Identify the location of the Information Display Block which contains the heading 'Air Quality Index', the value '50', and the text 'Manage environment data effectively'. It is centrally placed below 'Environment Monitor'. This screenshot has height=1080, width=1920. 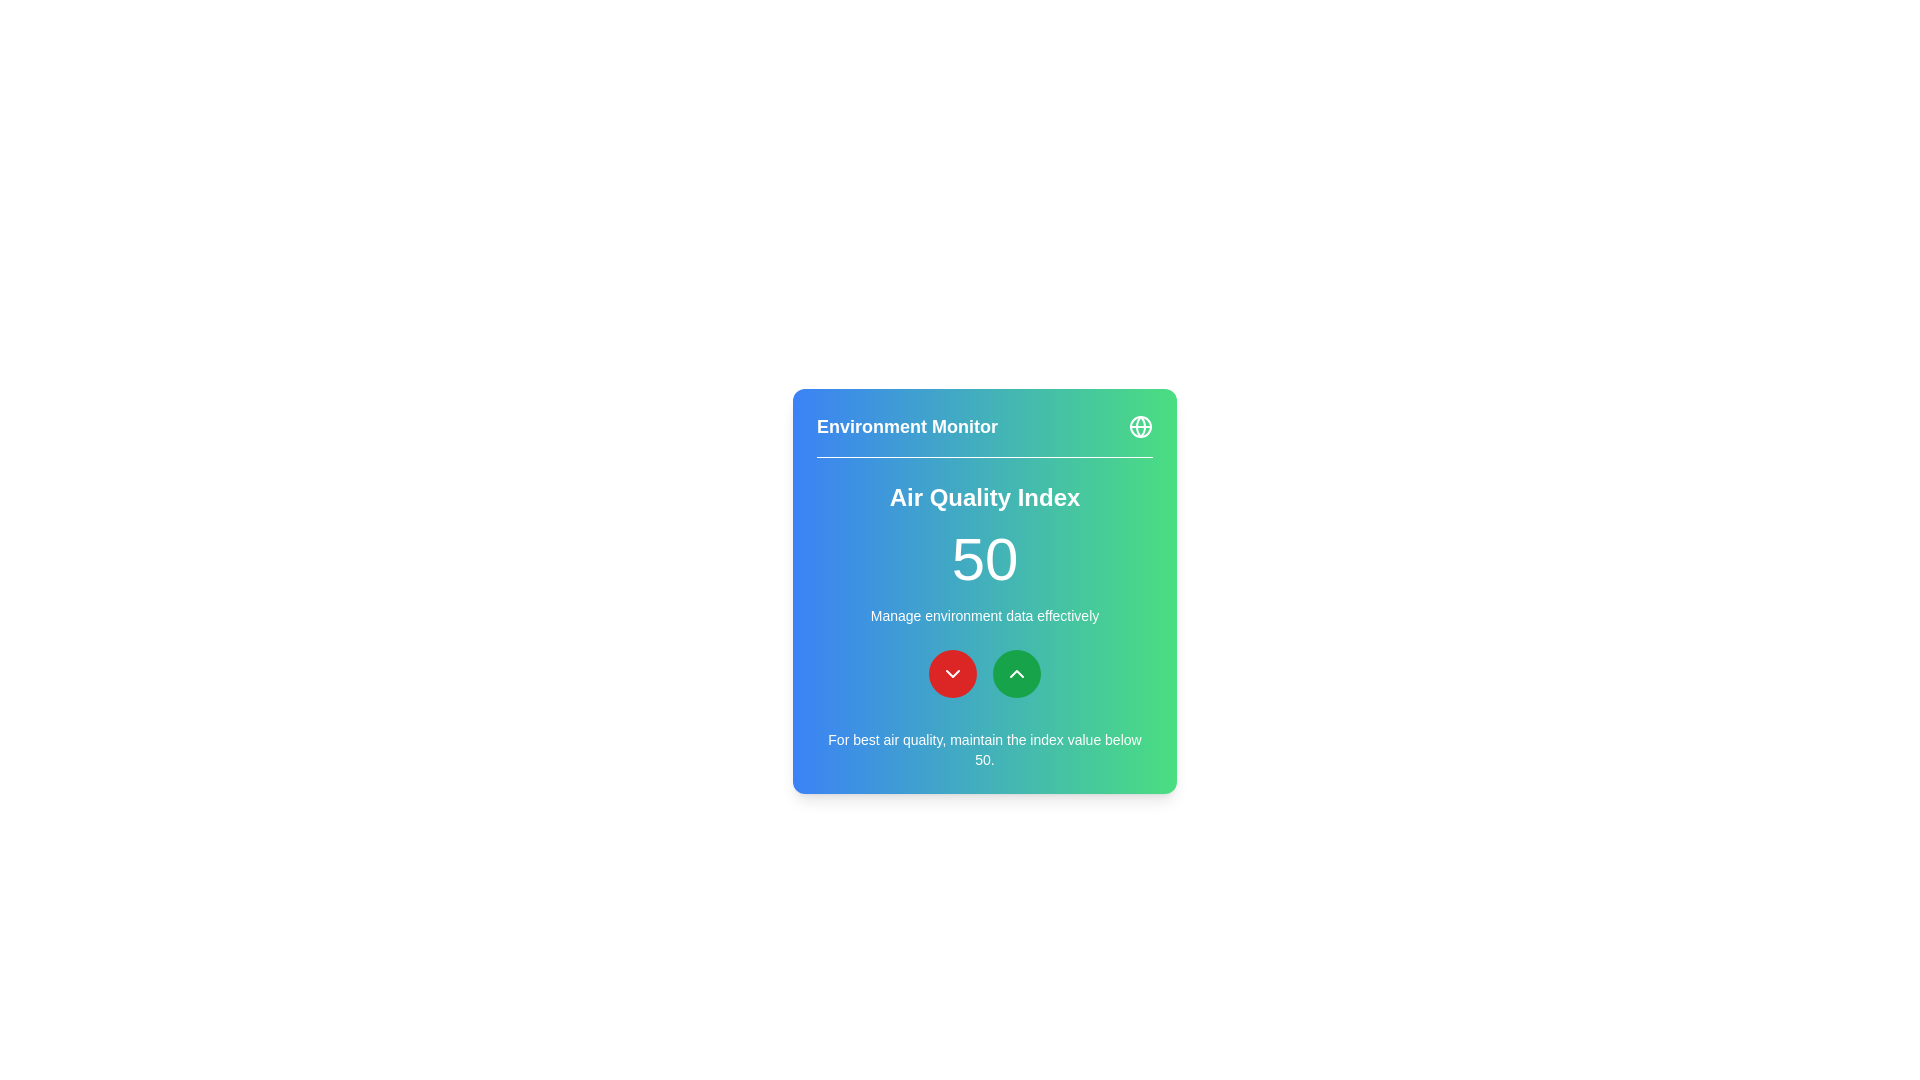
(984, 554).